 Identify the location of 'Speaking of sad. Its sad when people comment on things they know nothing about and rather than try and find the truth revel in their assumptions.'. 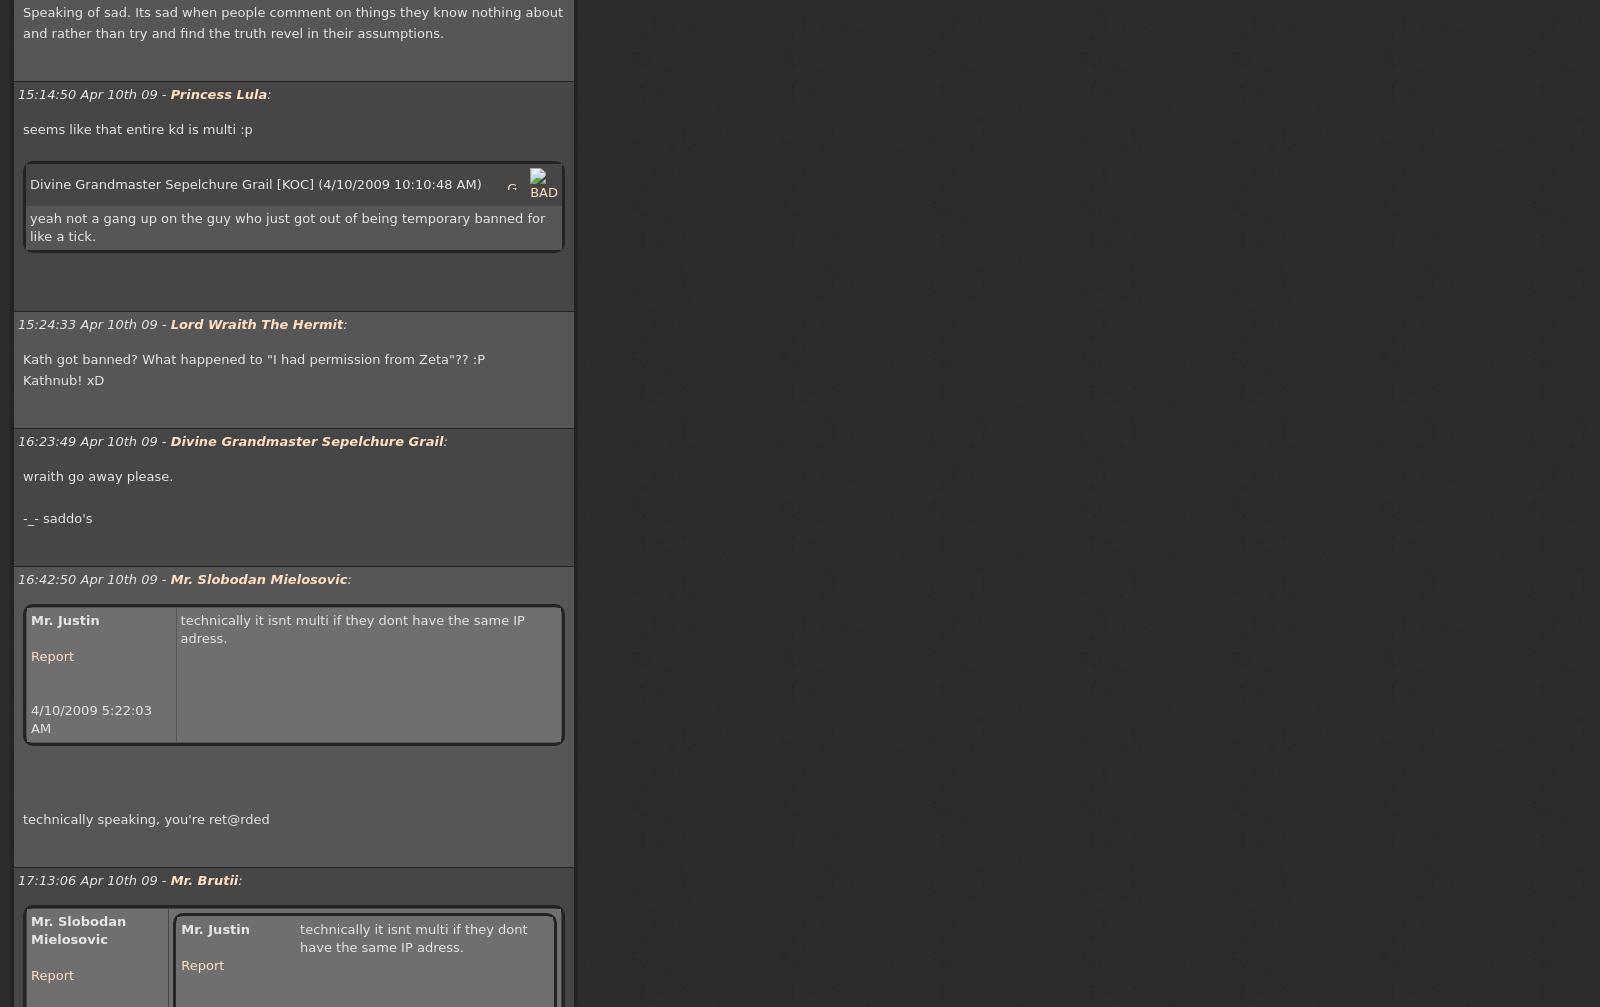
(22, 22).